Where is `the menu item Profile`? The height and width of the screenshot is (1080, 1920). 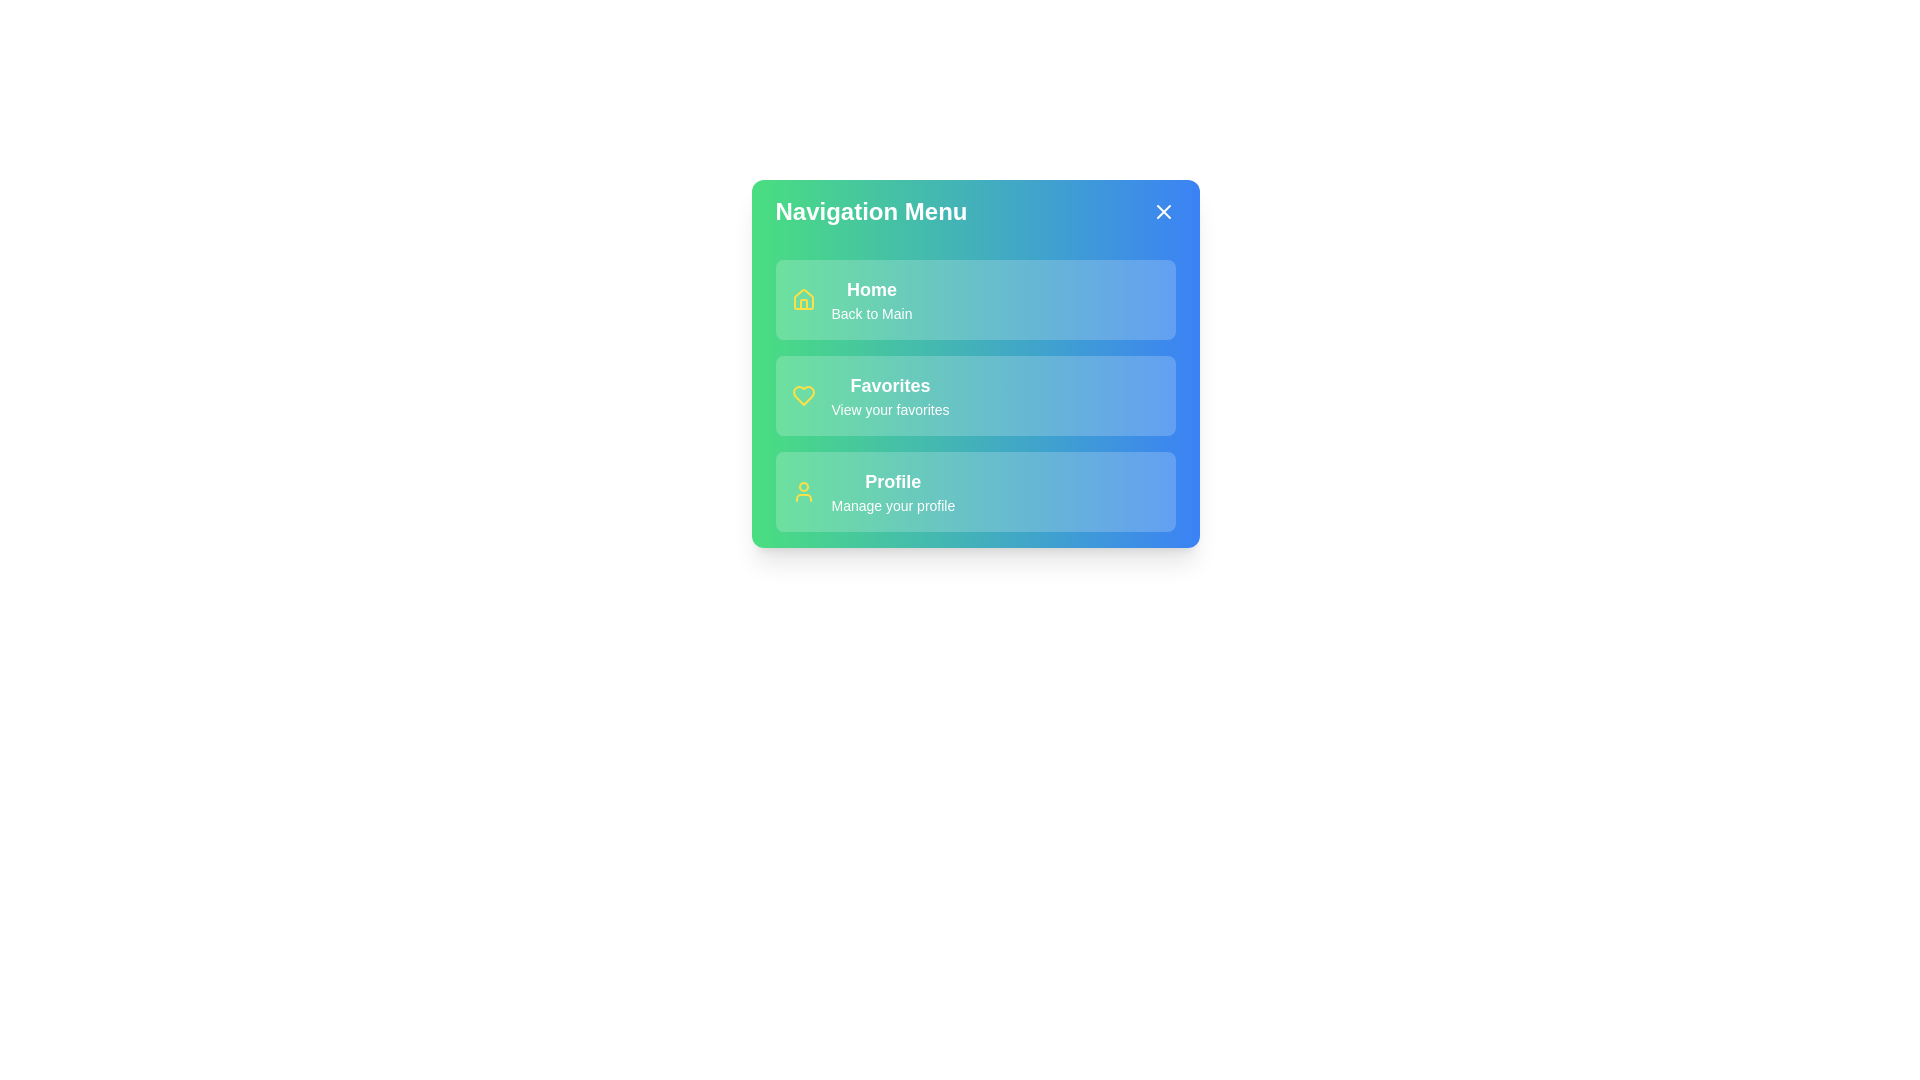
the menu item Profile is located at coordinates (975, 492).